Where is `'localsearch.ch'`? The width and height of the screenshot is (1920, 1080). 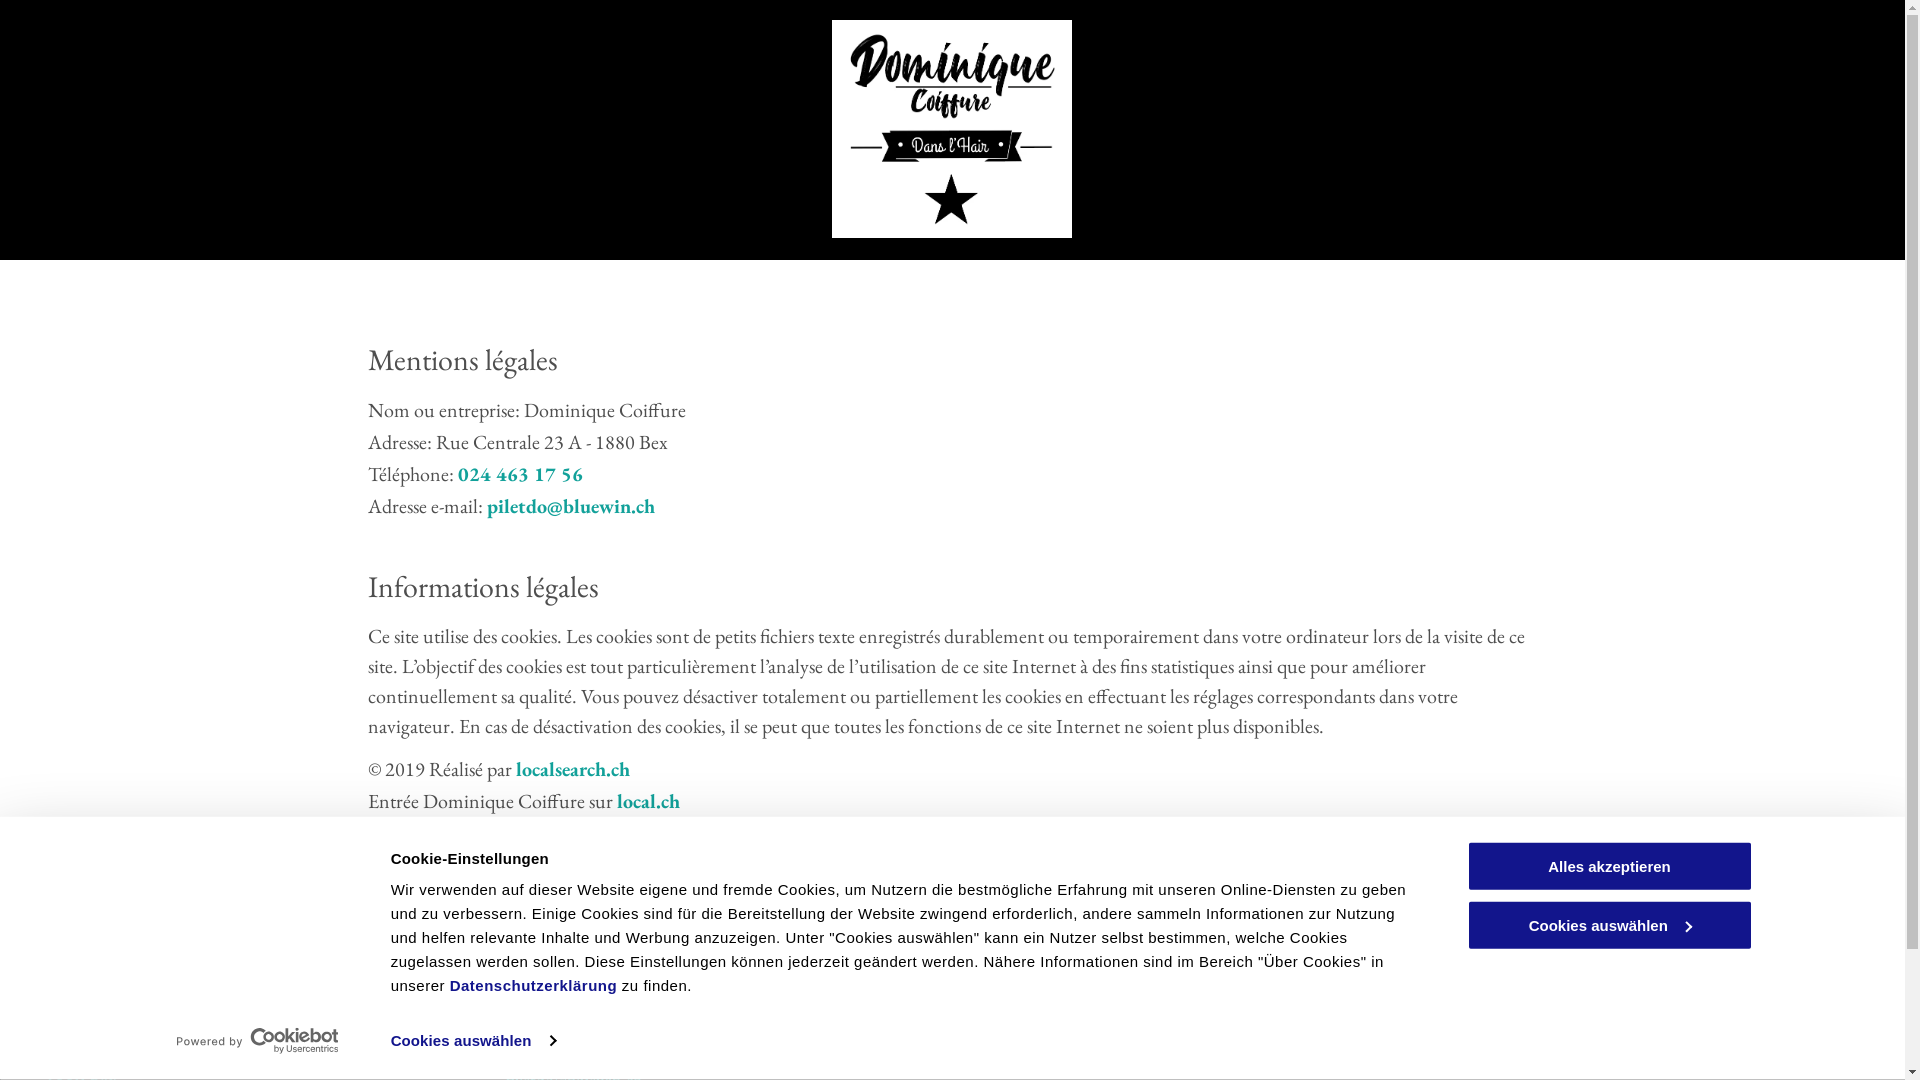
'localsearch.ch' is located at coordinates (571, 767).